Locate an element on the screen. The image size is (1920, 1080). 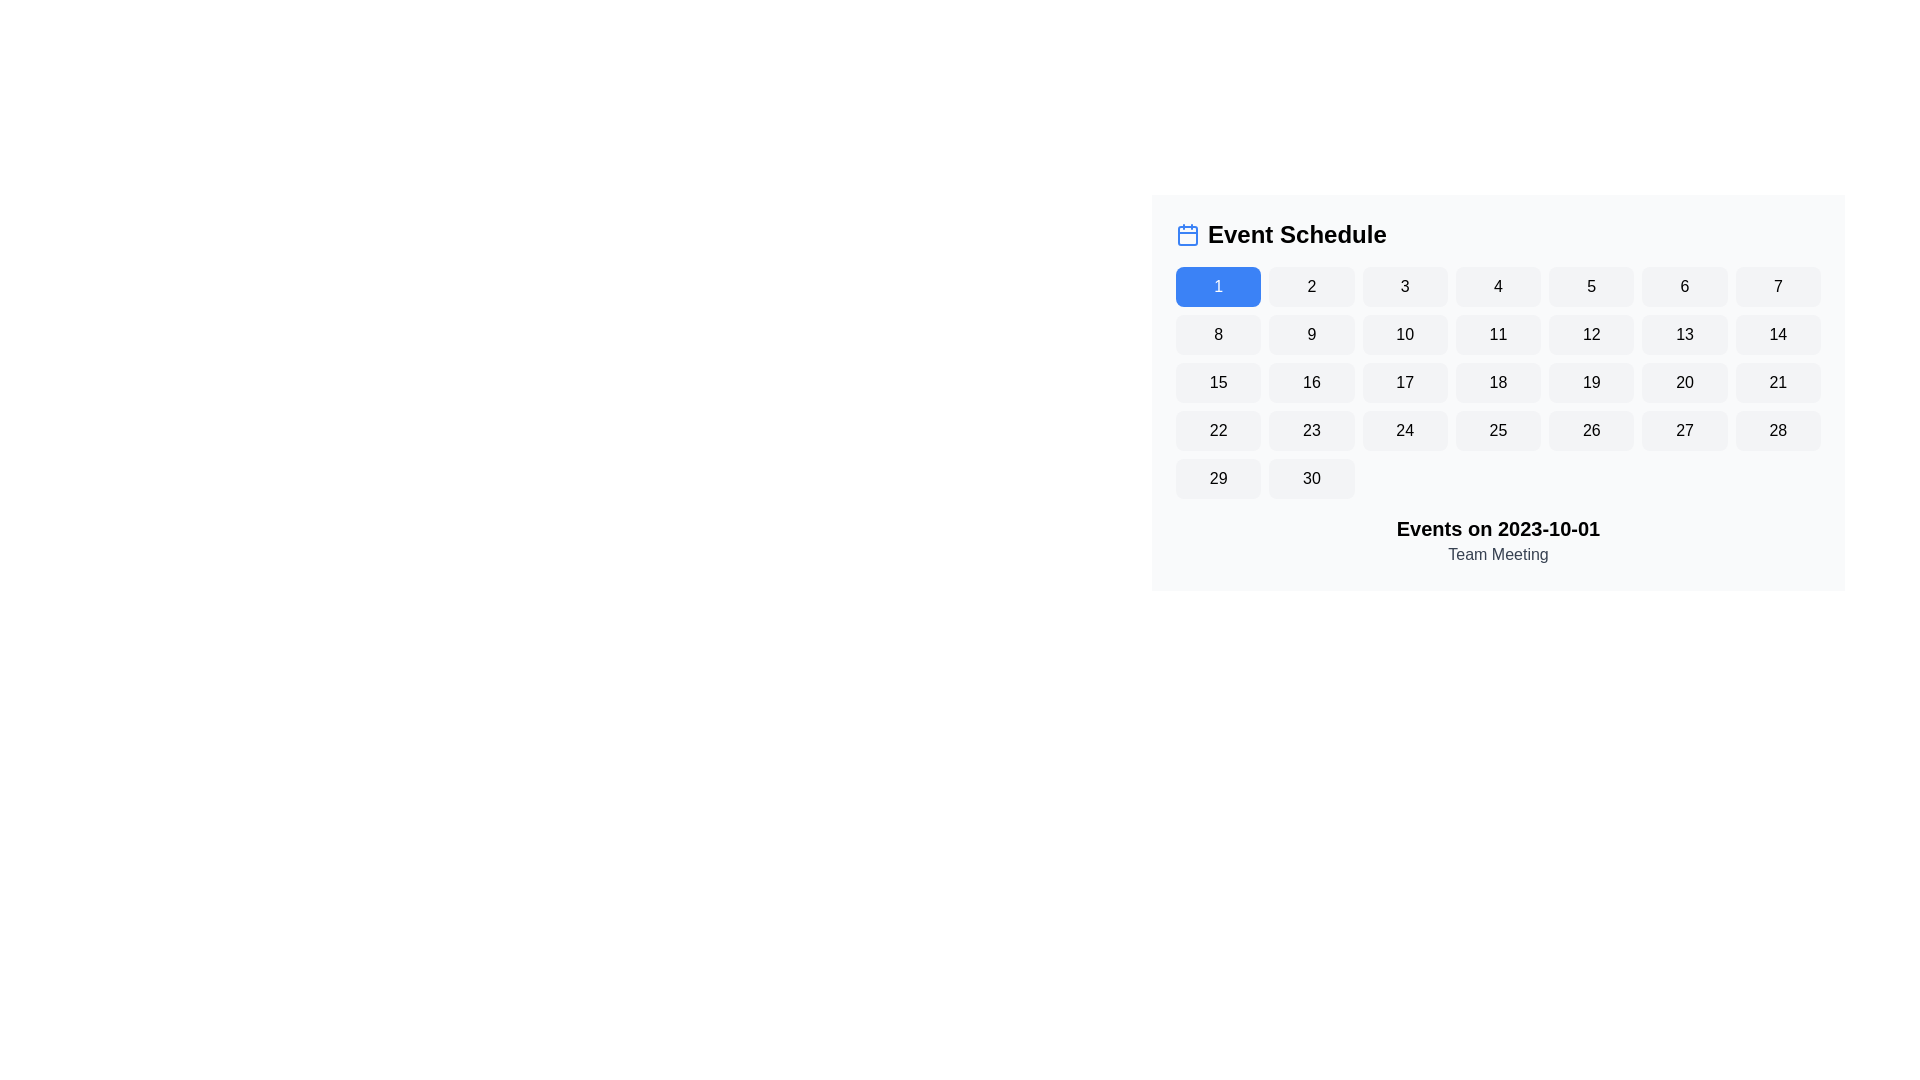
the rounded rectangular button with a light gray background and centered black text displaying the number '8' is located at coordinates (1217, 334).